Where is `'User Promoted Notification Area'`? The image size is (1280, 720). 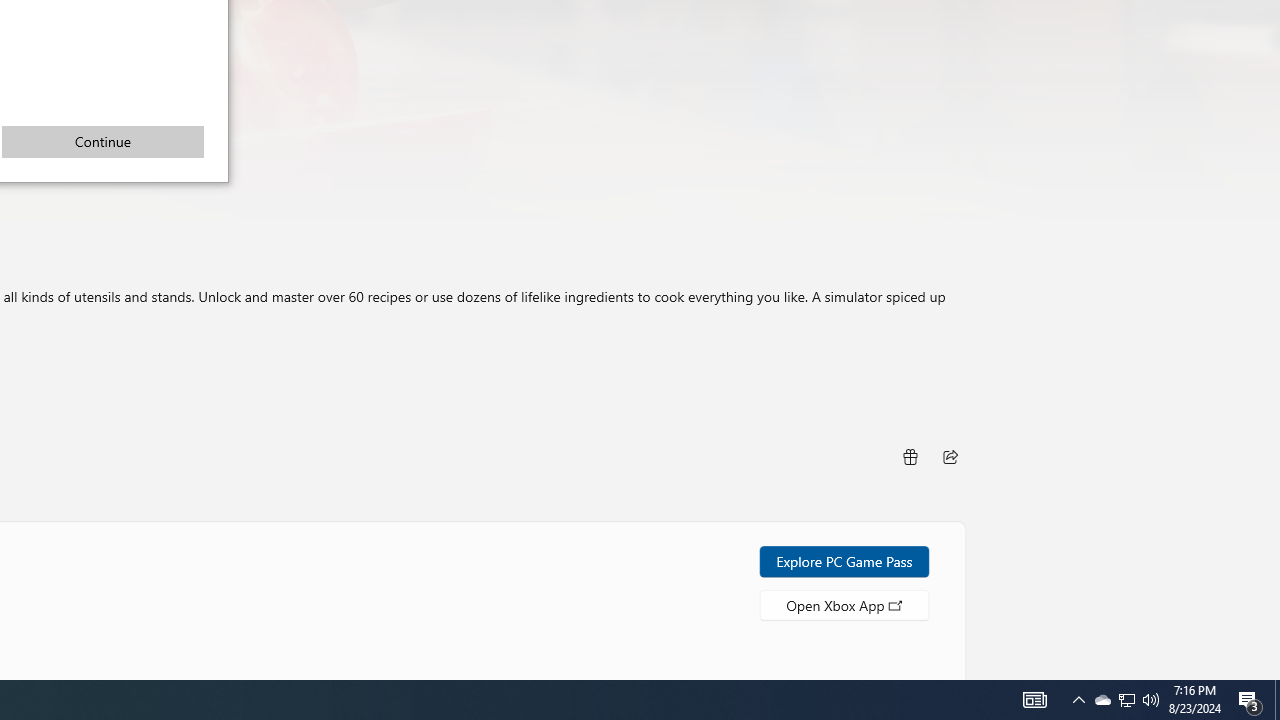 'User Promoted Notification Area' is located at coordinates (1151, 698).